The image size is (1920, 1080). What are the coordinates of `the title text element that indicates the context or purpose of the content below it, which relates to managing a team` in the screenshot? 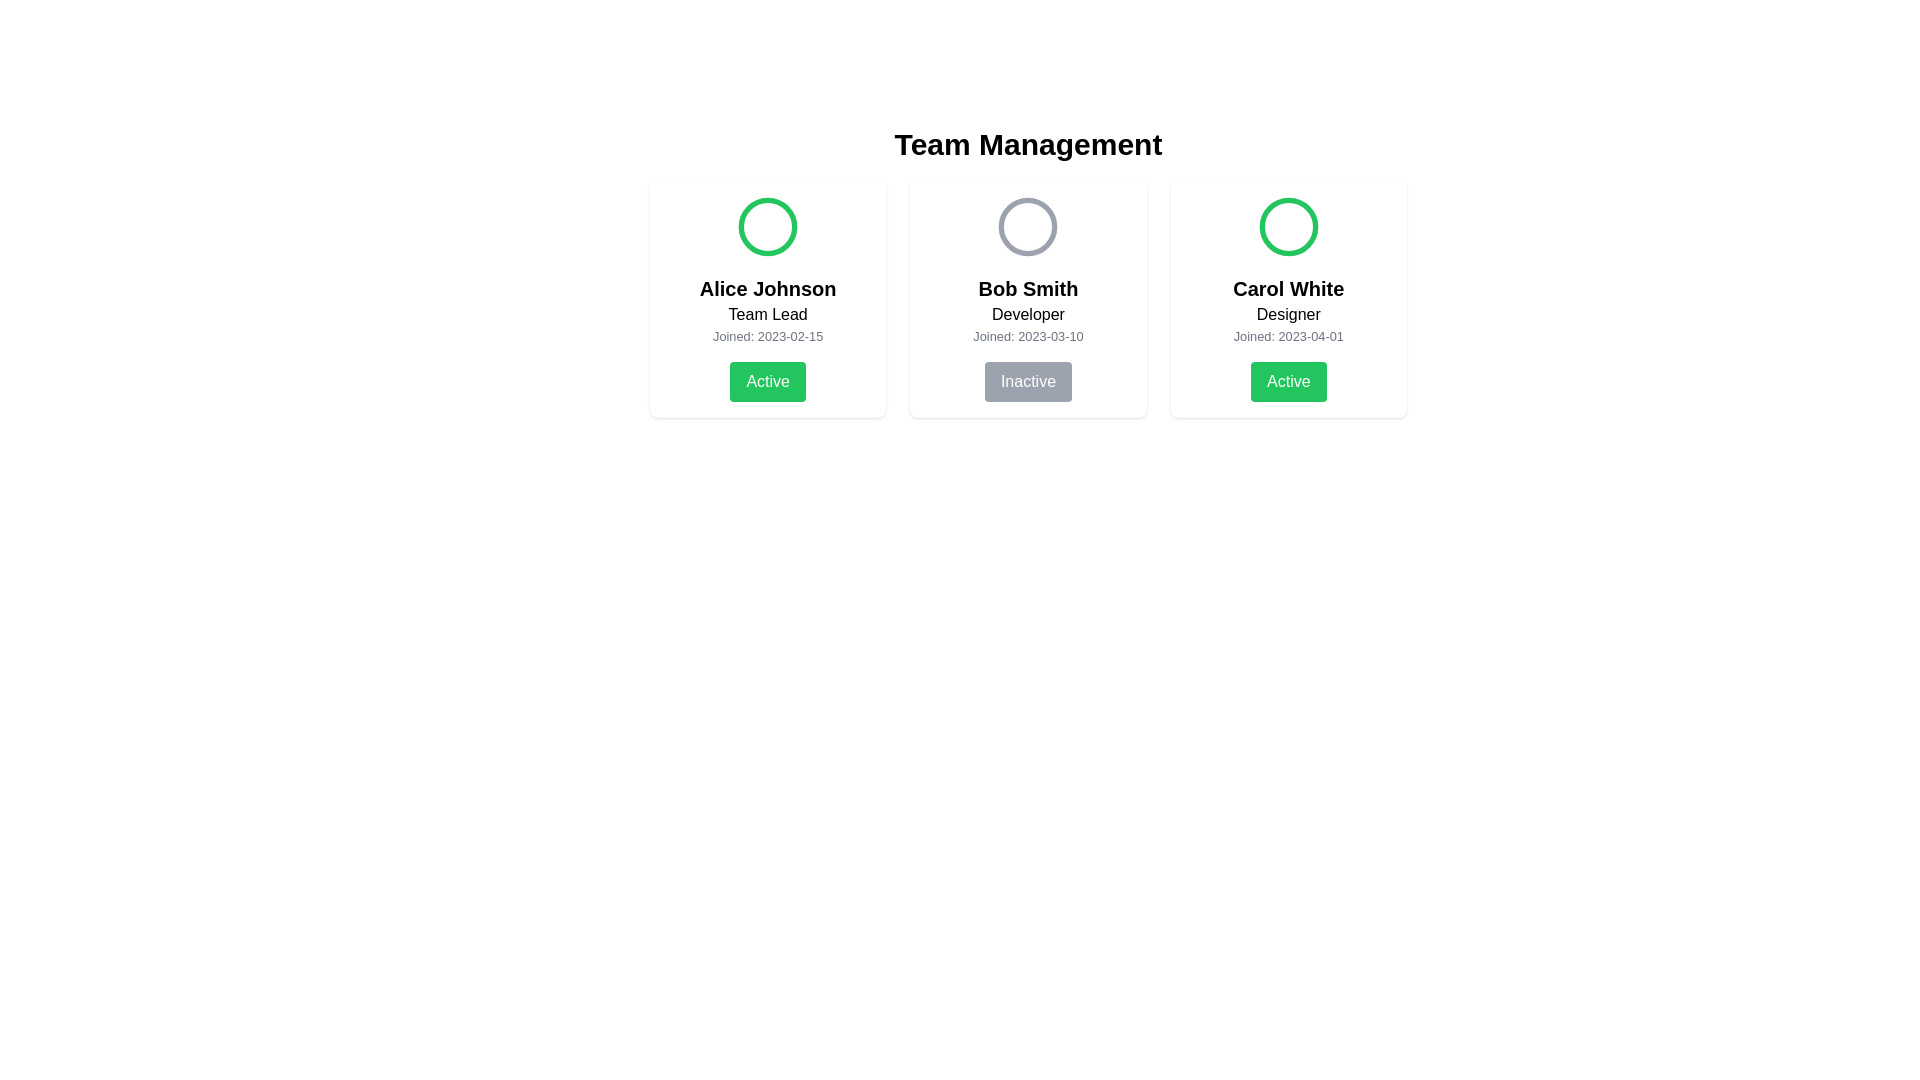 It's located at (1028, 144).